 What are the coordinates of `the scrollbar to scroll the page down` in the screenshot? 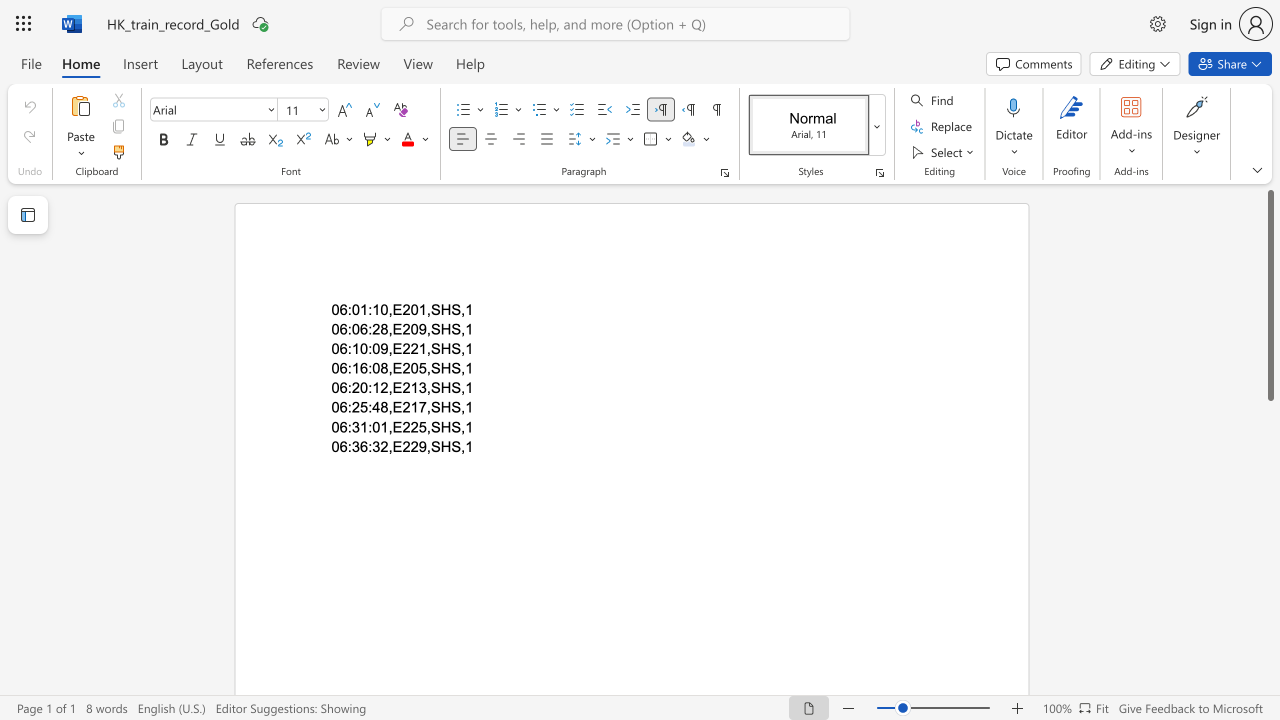 It's located at (1269, 498).